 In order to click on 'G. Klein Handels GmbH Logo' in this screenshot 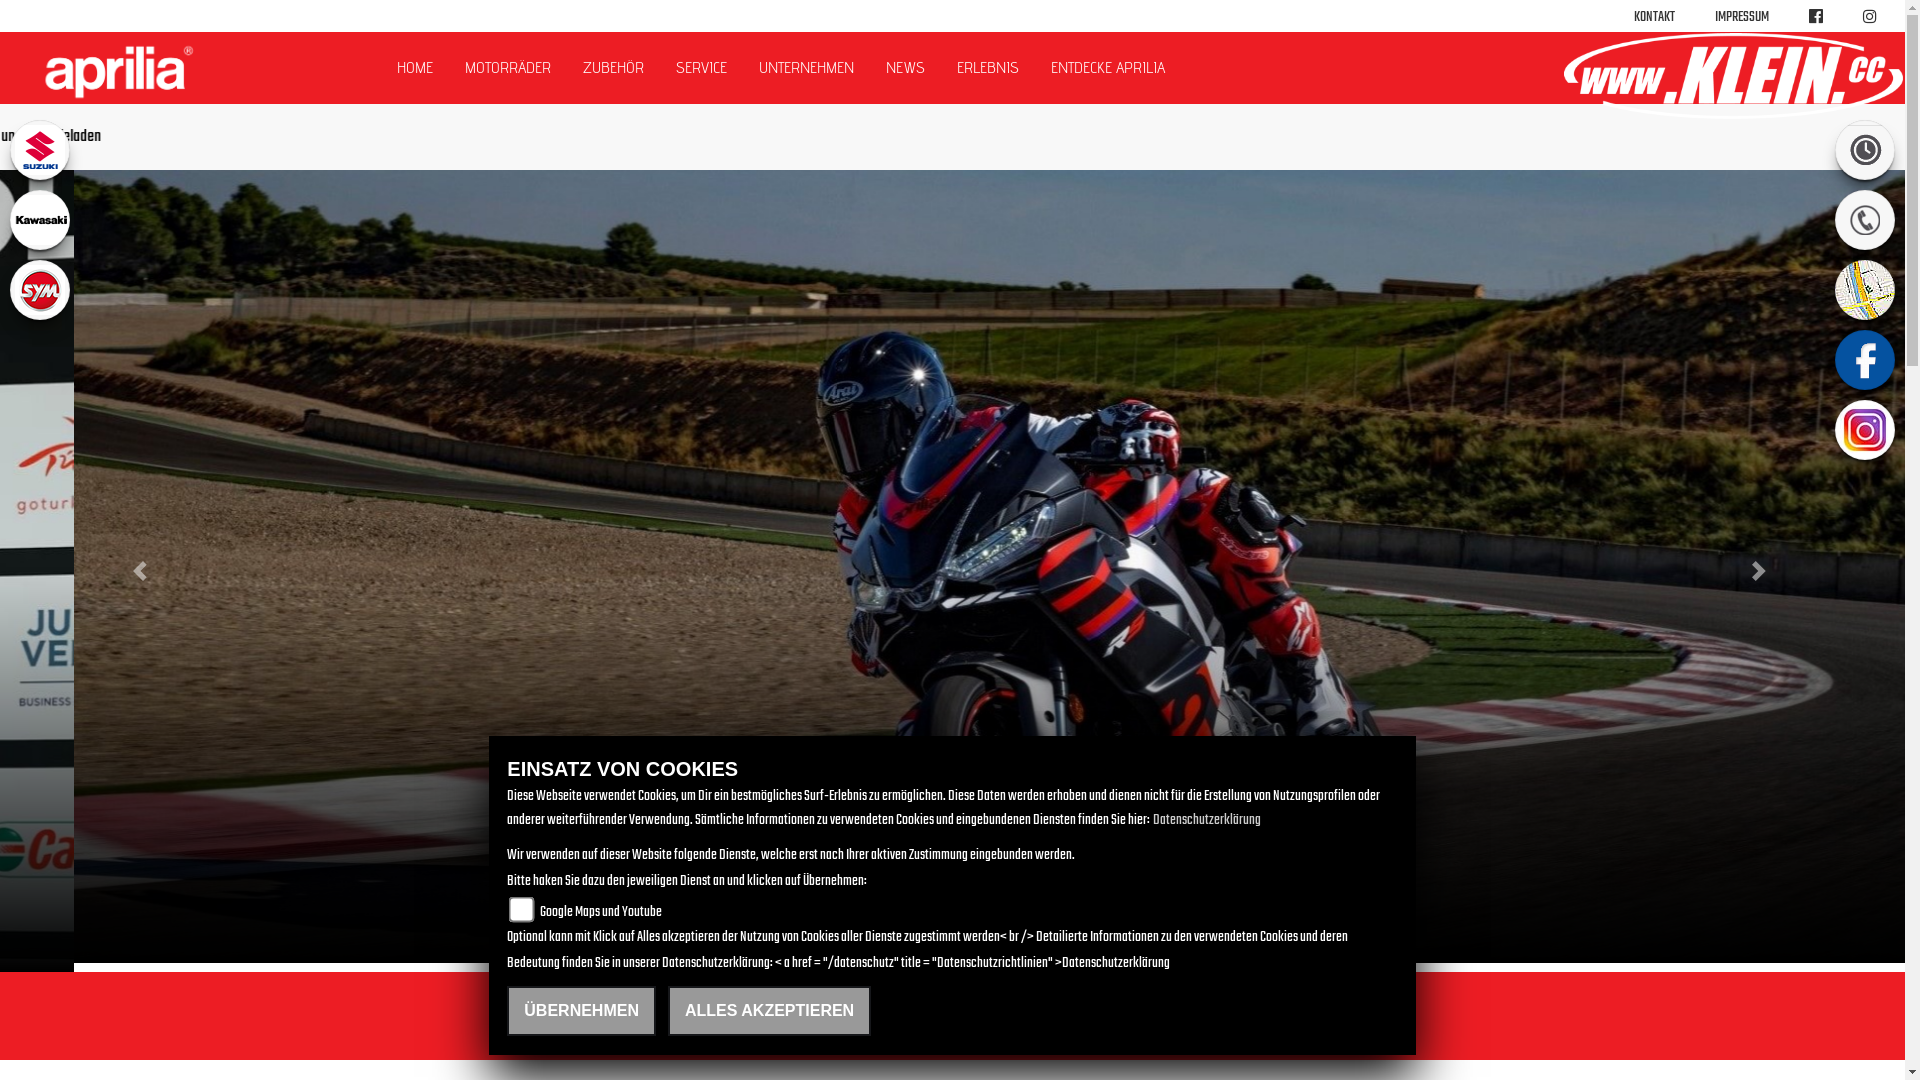, I will do `click(1731, 75)`.